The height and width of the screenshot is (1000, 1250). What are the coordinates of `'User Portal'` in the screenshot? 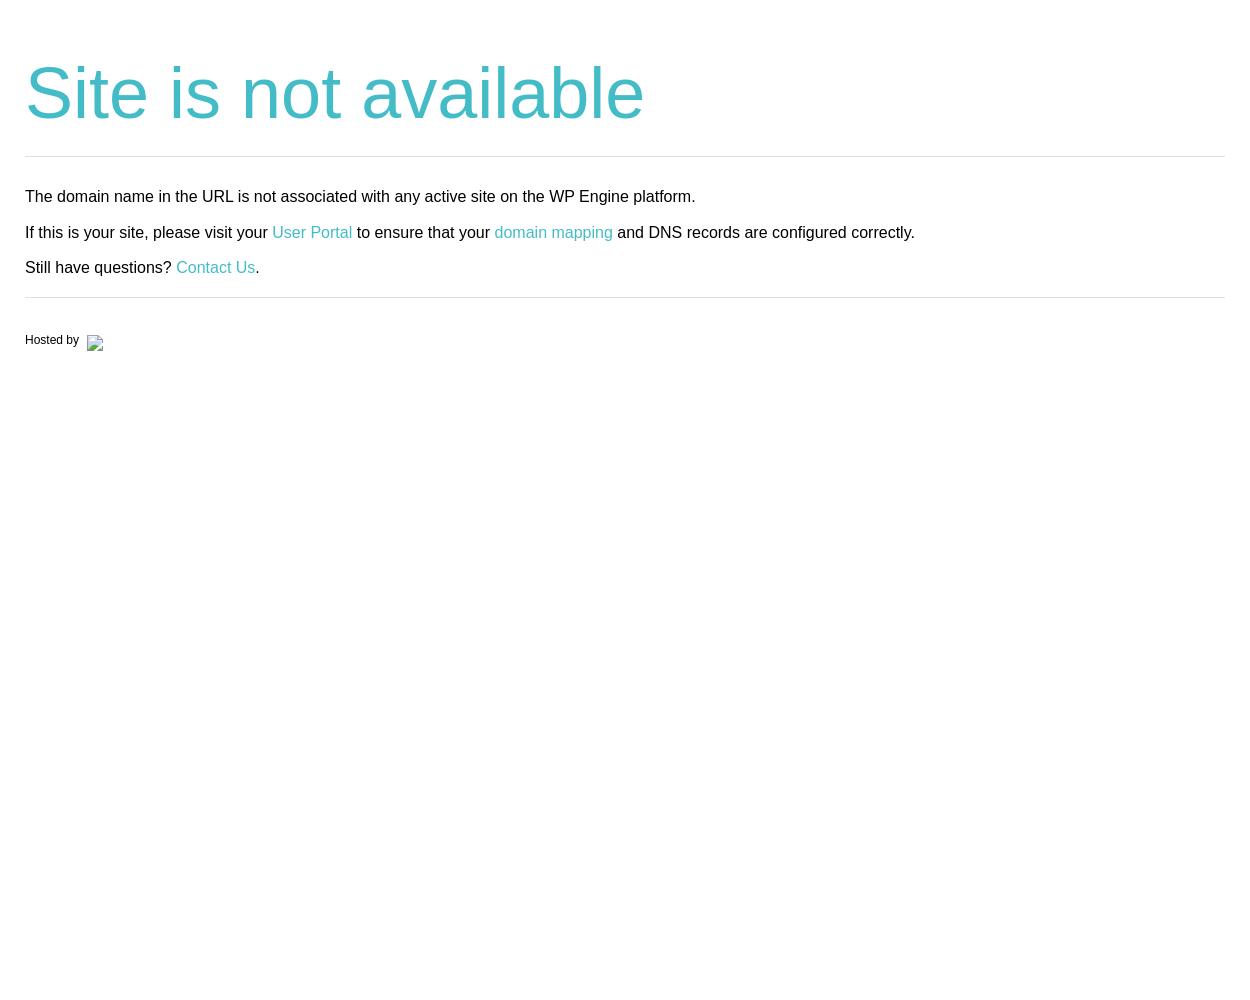 It's located at (272, 230).